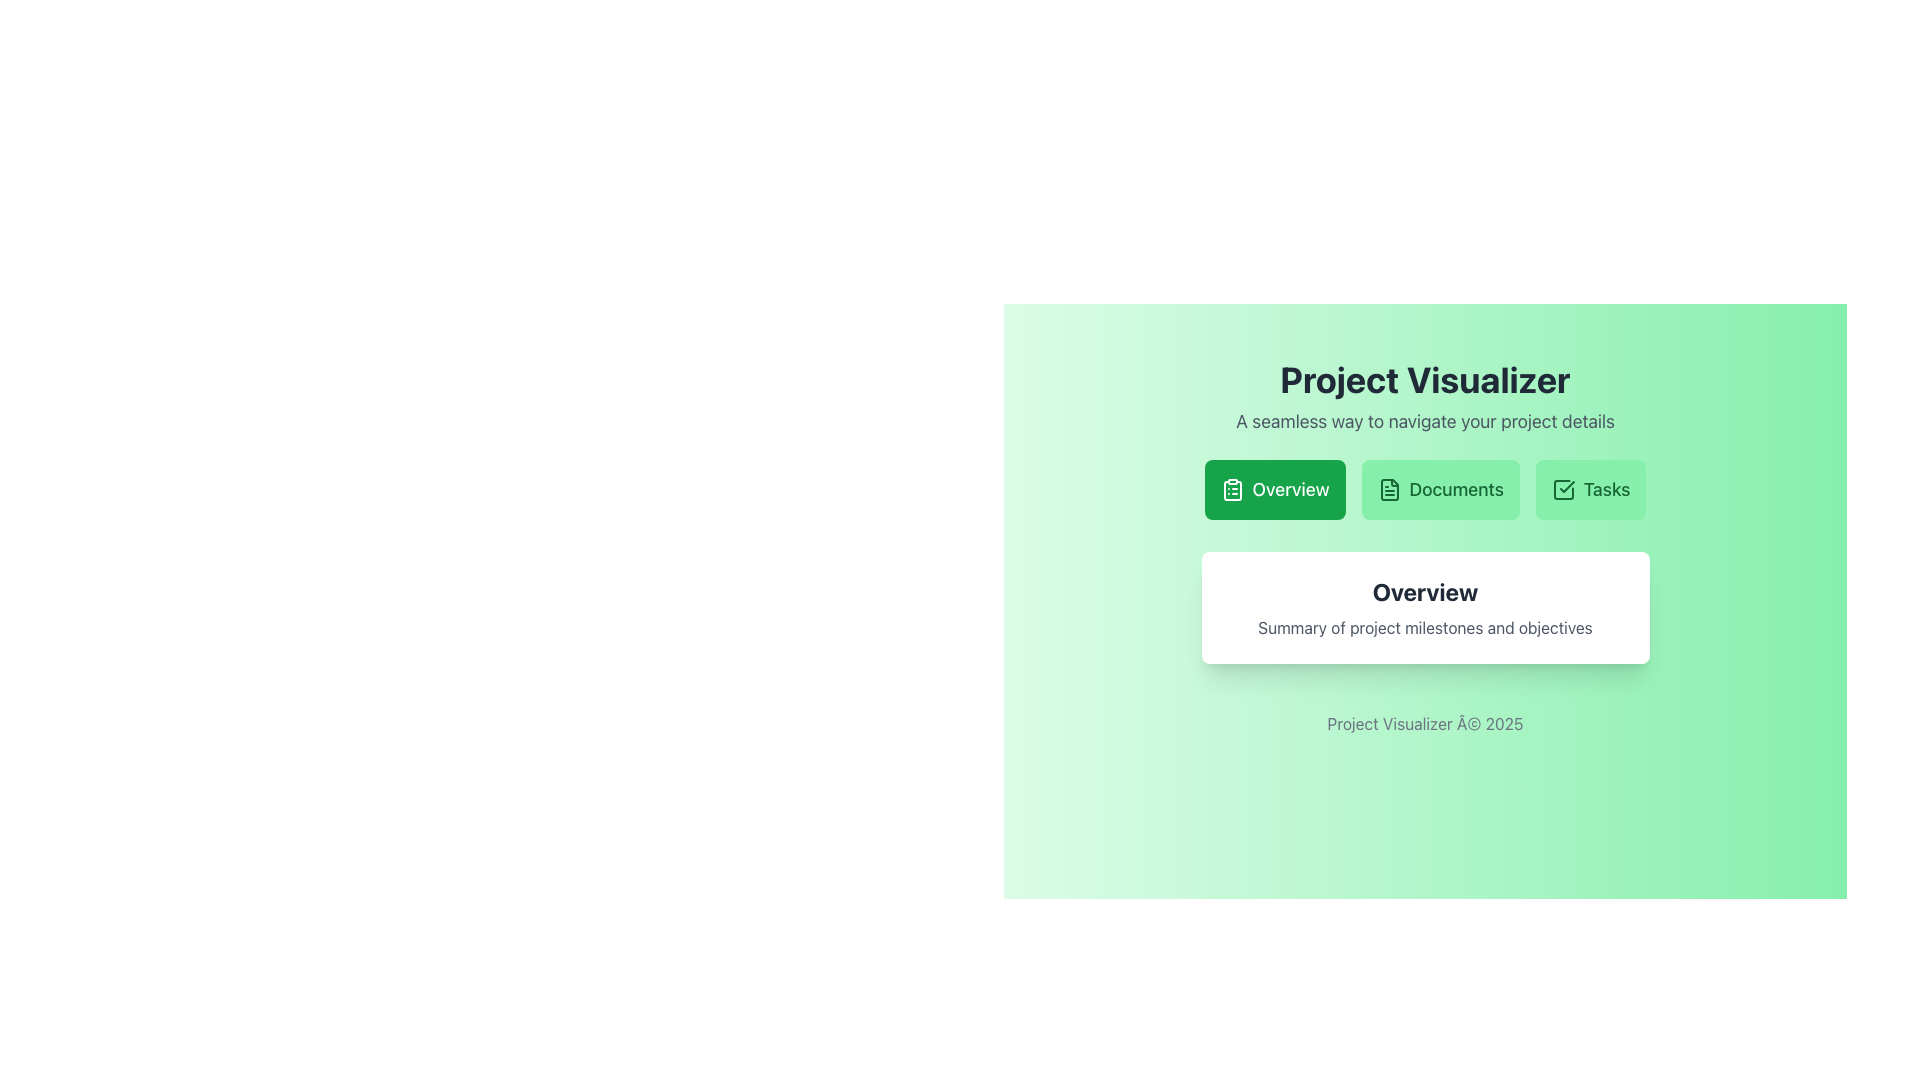 Image resolution: width=1920 pixels, height=1080 pixels. Describe the element at coordinates (1388, 489) in the screenshot. I see `the 'Documents' button containing the file icon, which is the middle button in the row under the 'Project Visualizer' header` at that location.